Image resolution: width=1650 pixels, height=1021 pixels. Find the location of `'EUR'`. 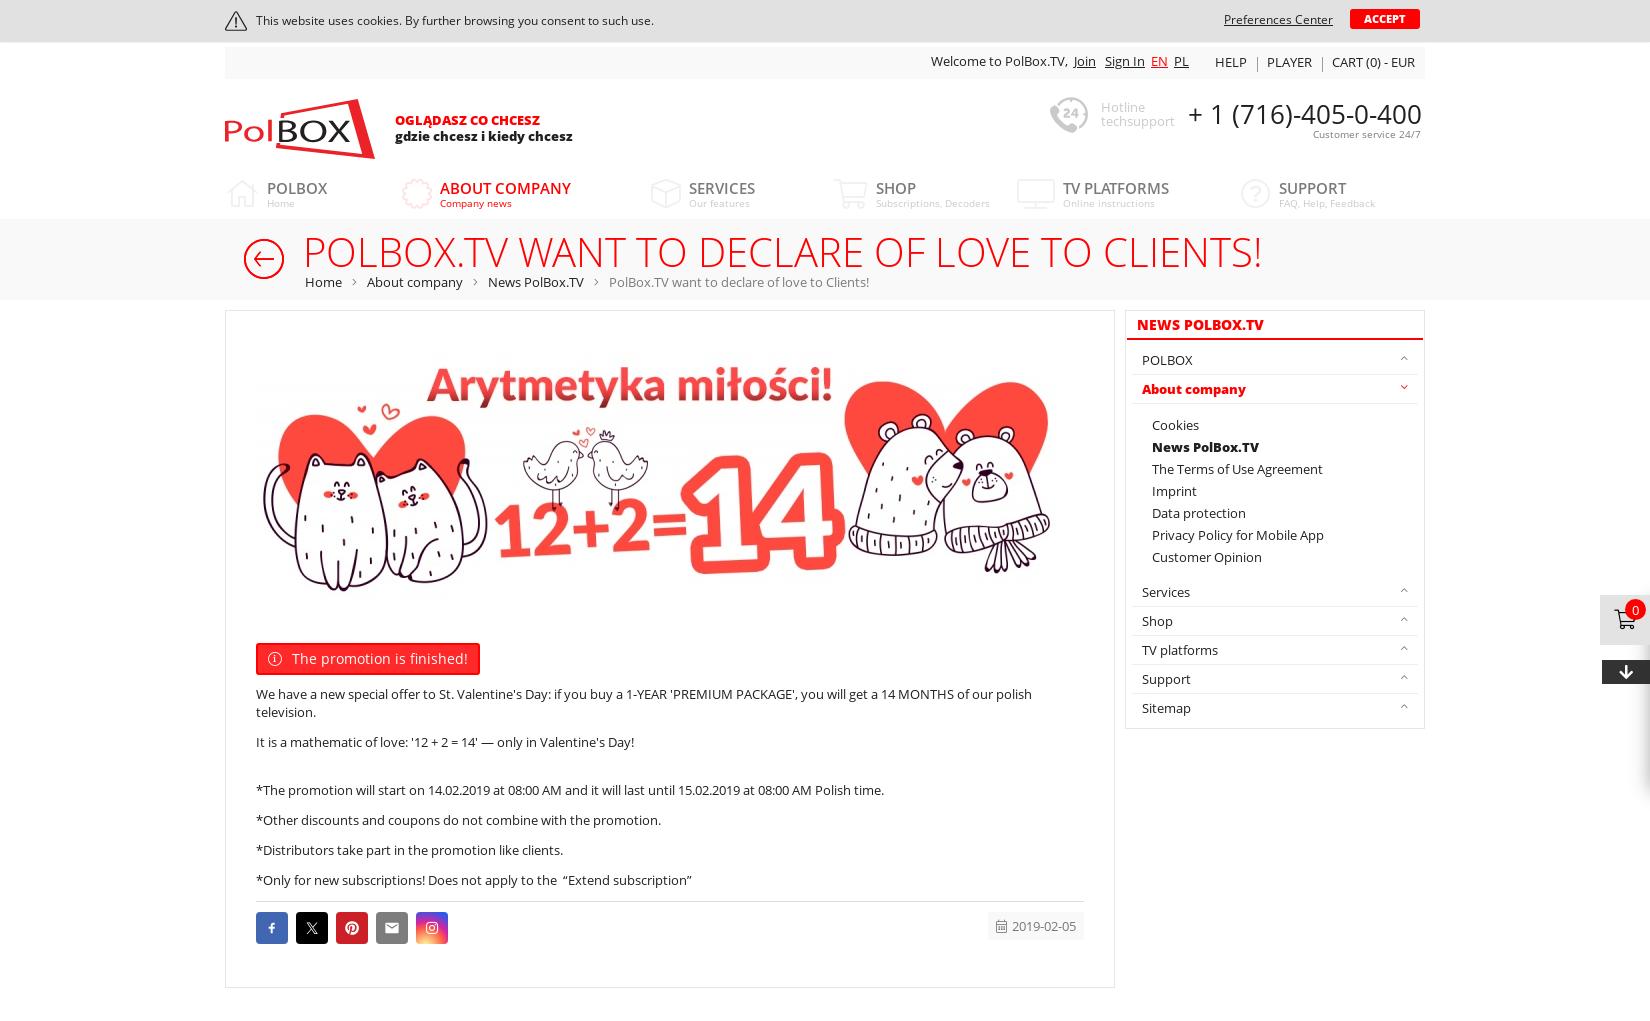

'EUR' is located at coordinates (1401, 61).